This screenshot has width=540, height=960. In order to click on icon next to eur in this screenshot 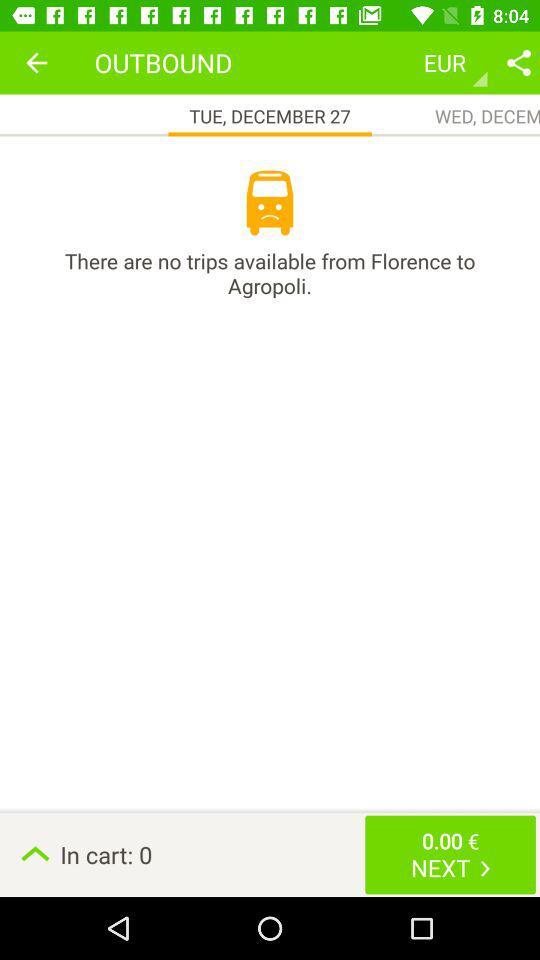, I will do `click(518, 62)`.